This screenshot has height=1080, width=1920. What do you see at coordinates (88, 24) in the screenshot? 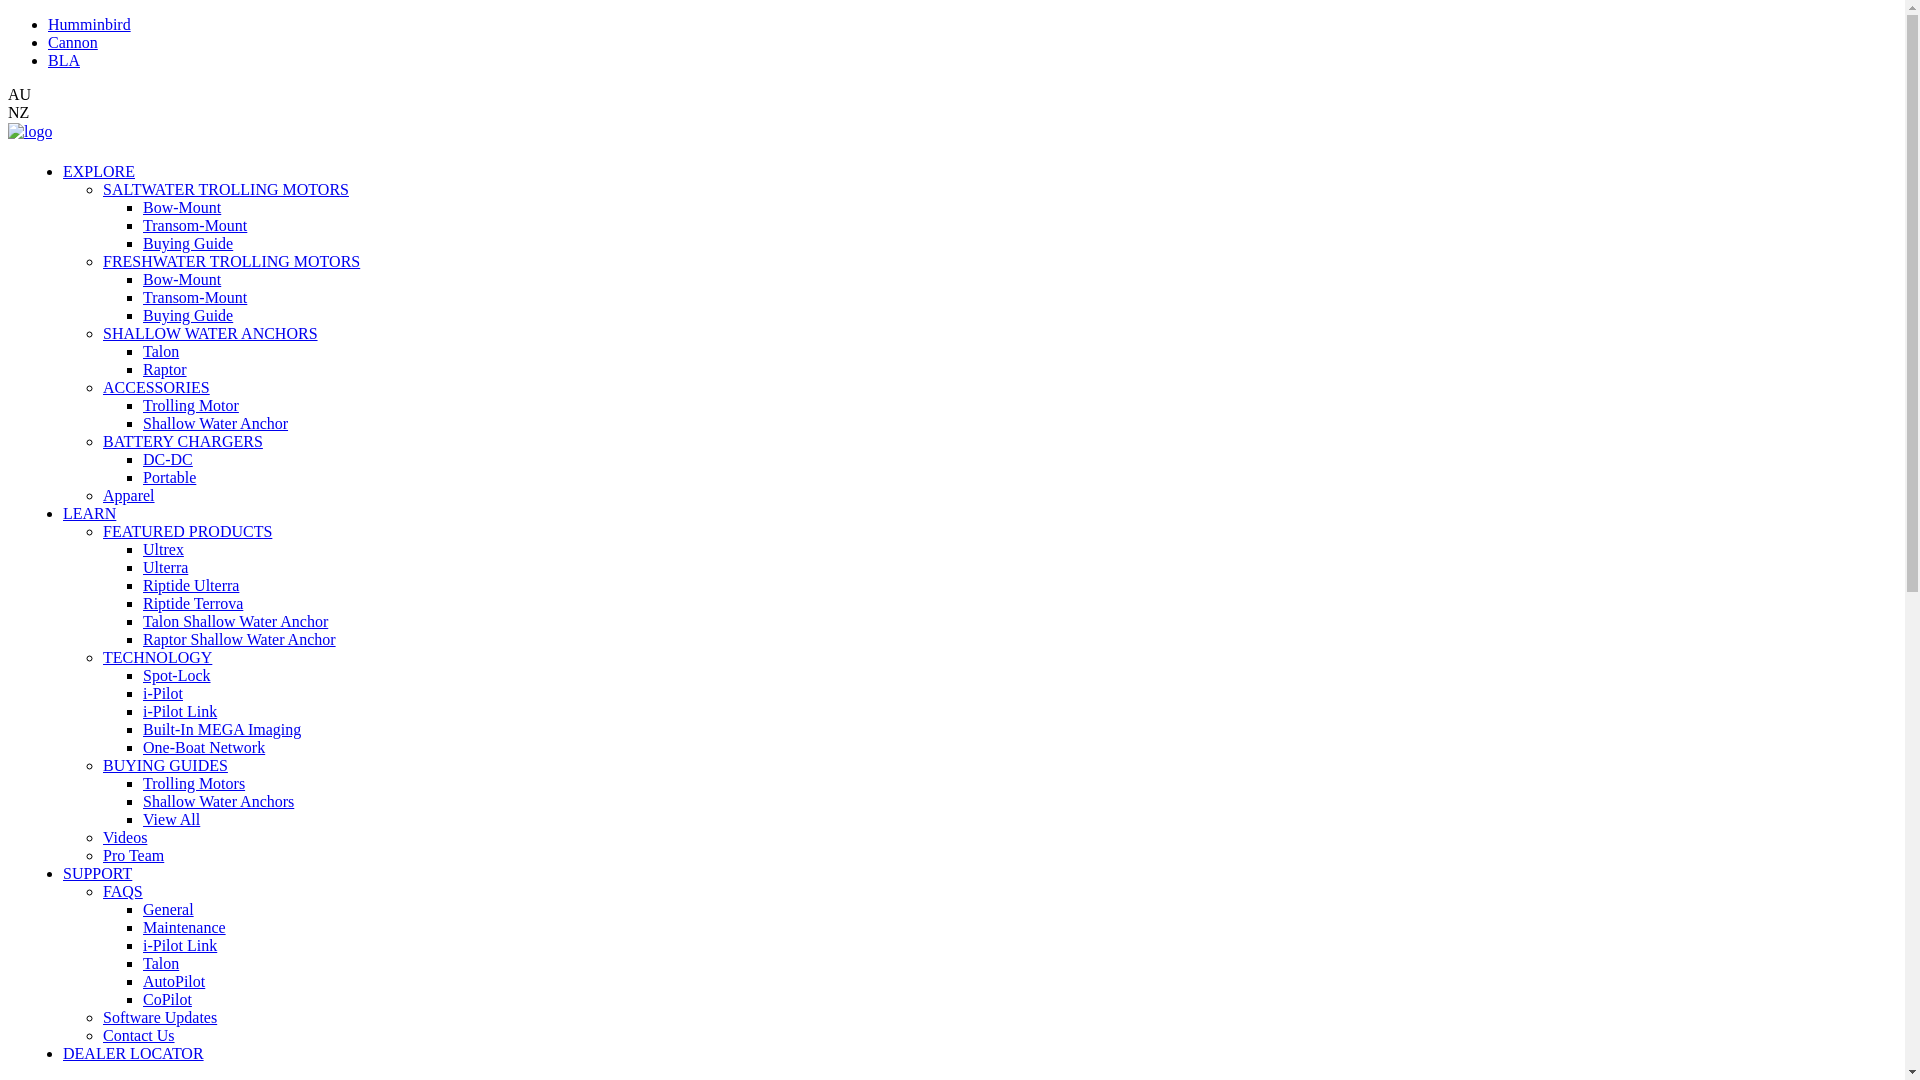
I see `'Humminbird'` at bounding box center [88, 24].